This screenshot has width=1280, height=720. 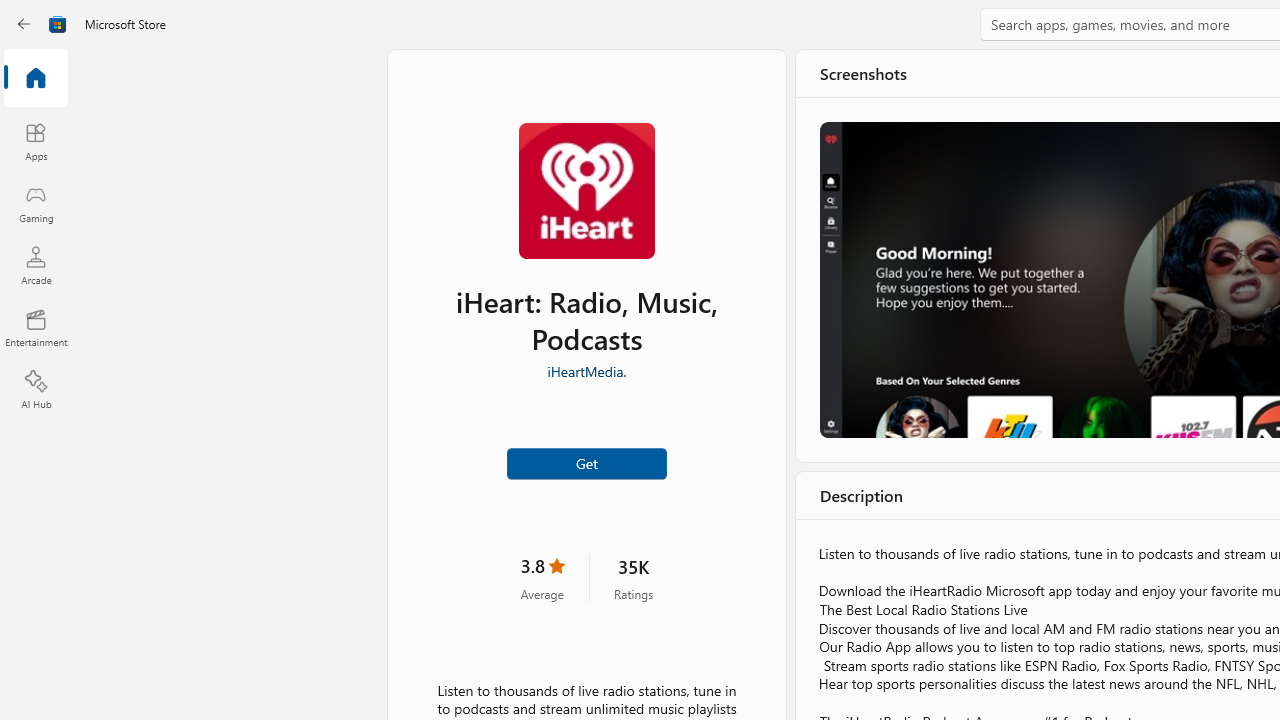 I want to click on 'Back', so click(x=24, y=24).